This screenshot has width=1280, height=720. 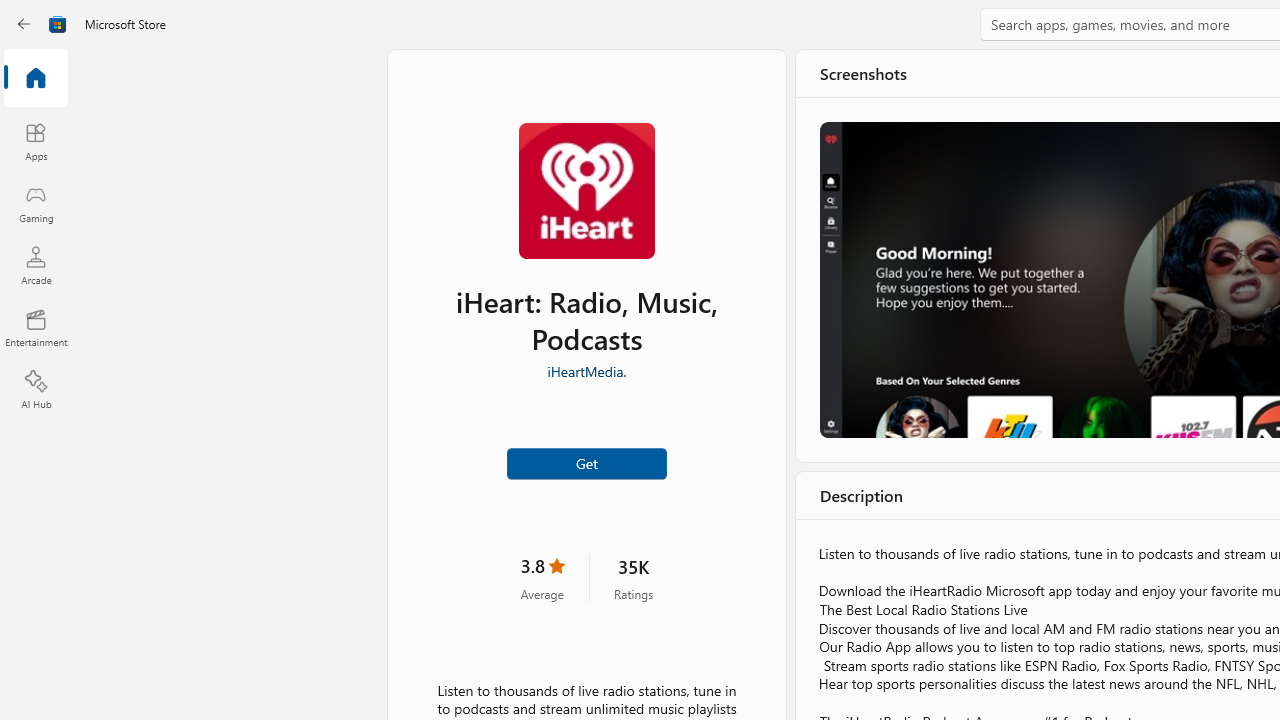 I want to click on 'Back', so click(x=24, y=24).